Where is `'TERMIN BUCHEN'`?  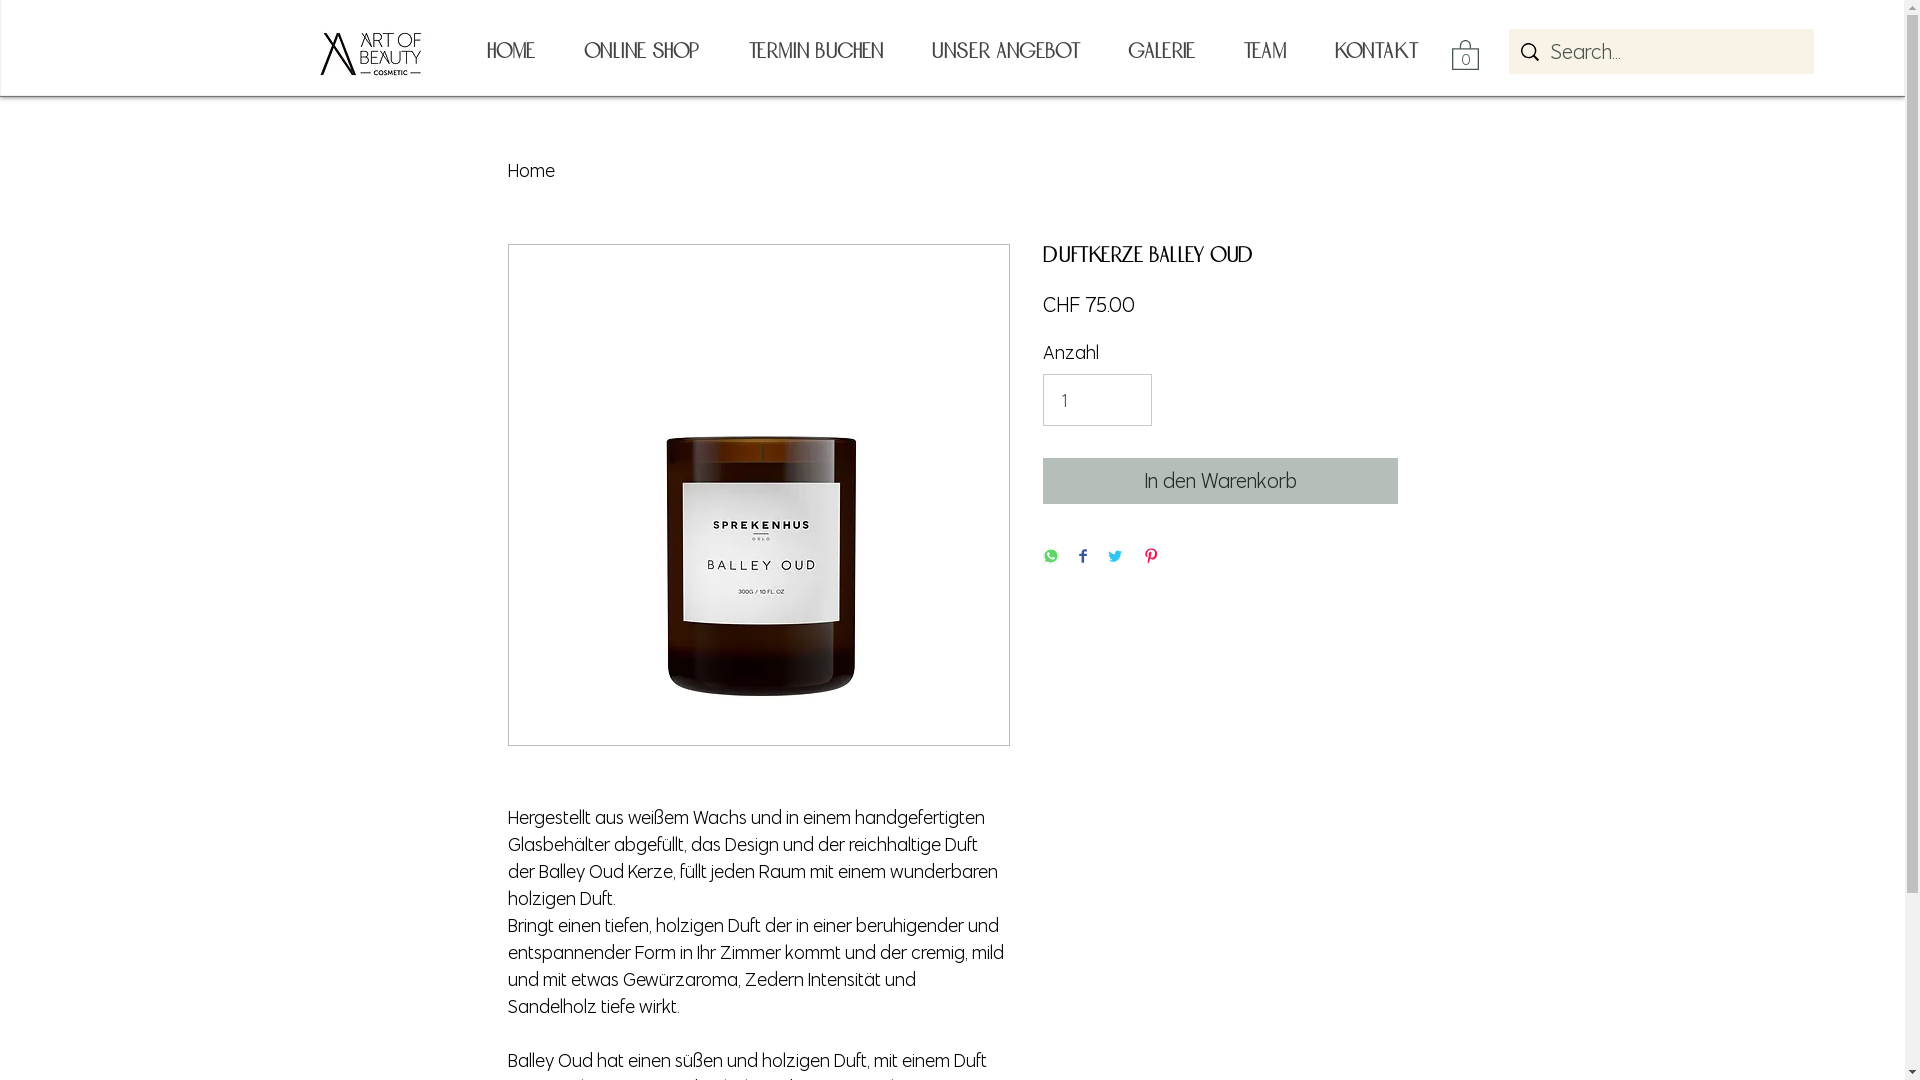 'TERMIN BUCHEN' is located at coordinates (814, 50).